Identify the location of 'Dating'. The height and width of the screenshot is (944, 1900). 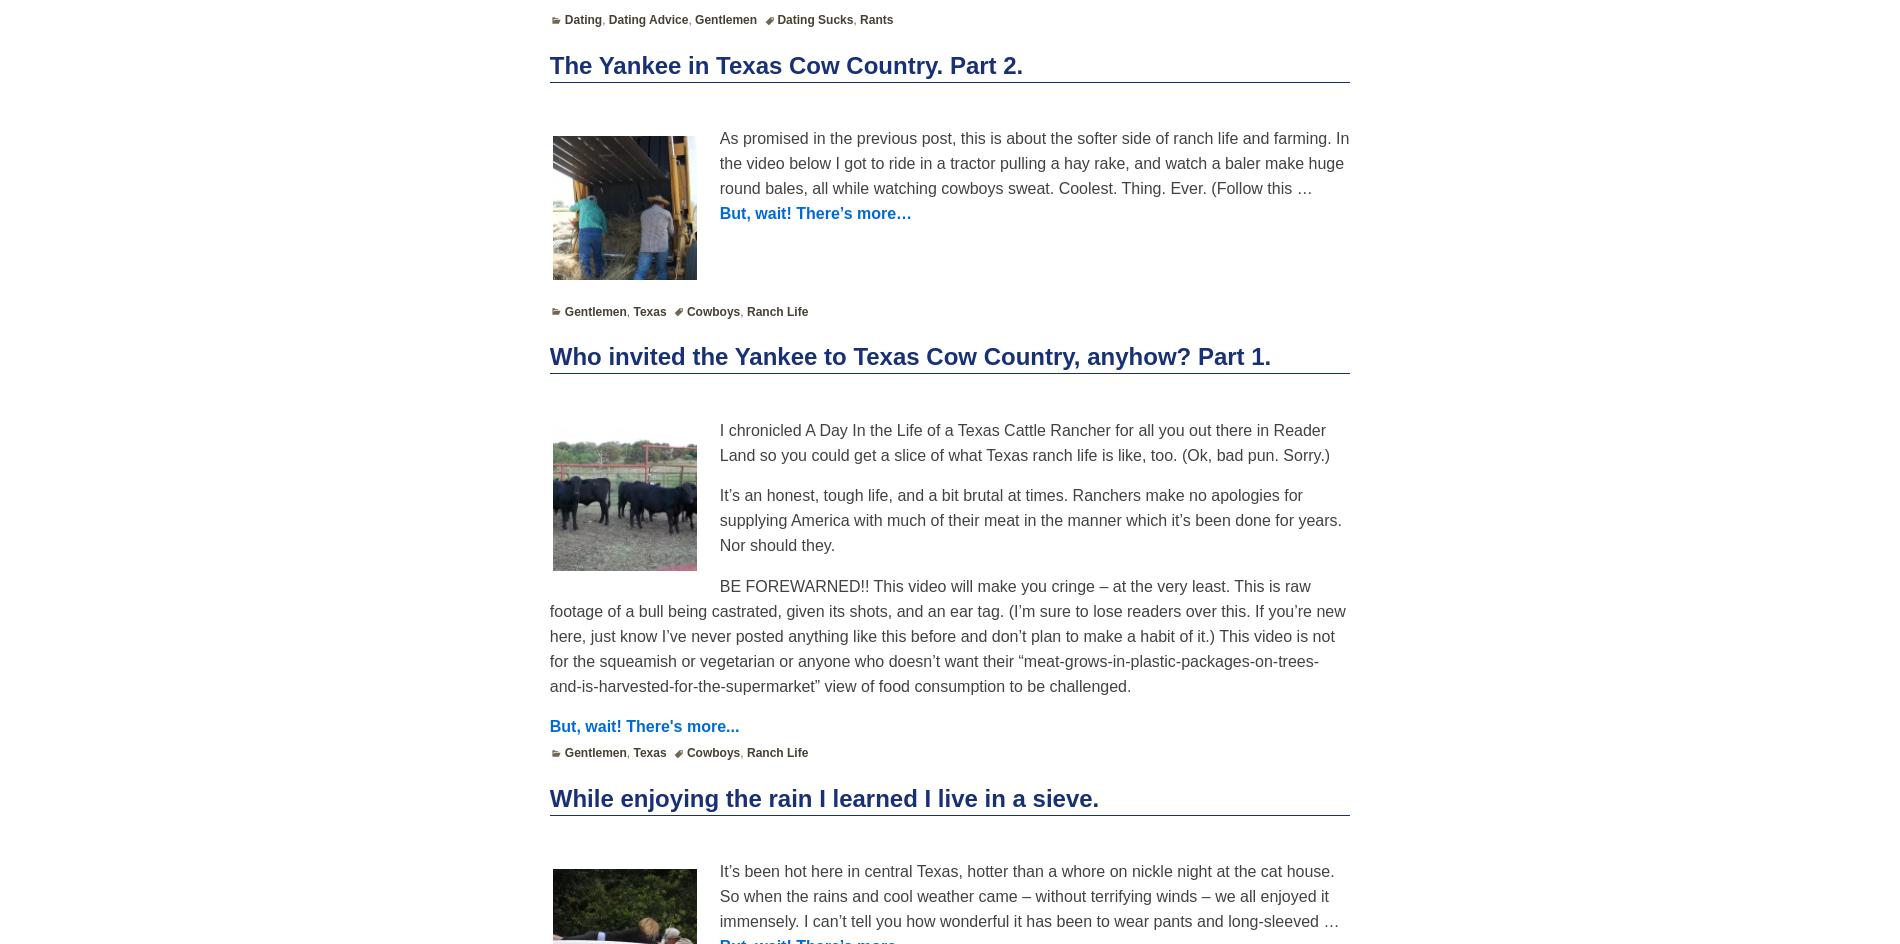
(582, 20).